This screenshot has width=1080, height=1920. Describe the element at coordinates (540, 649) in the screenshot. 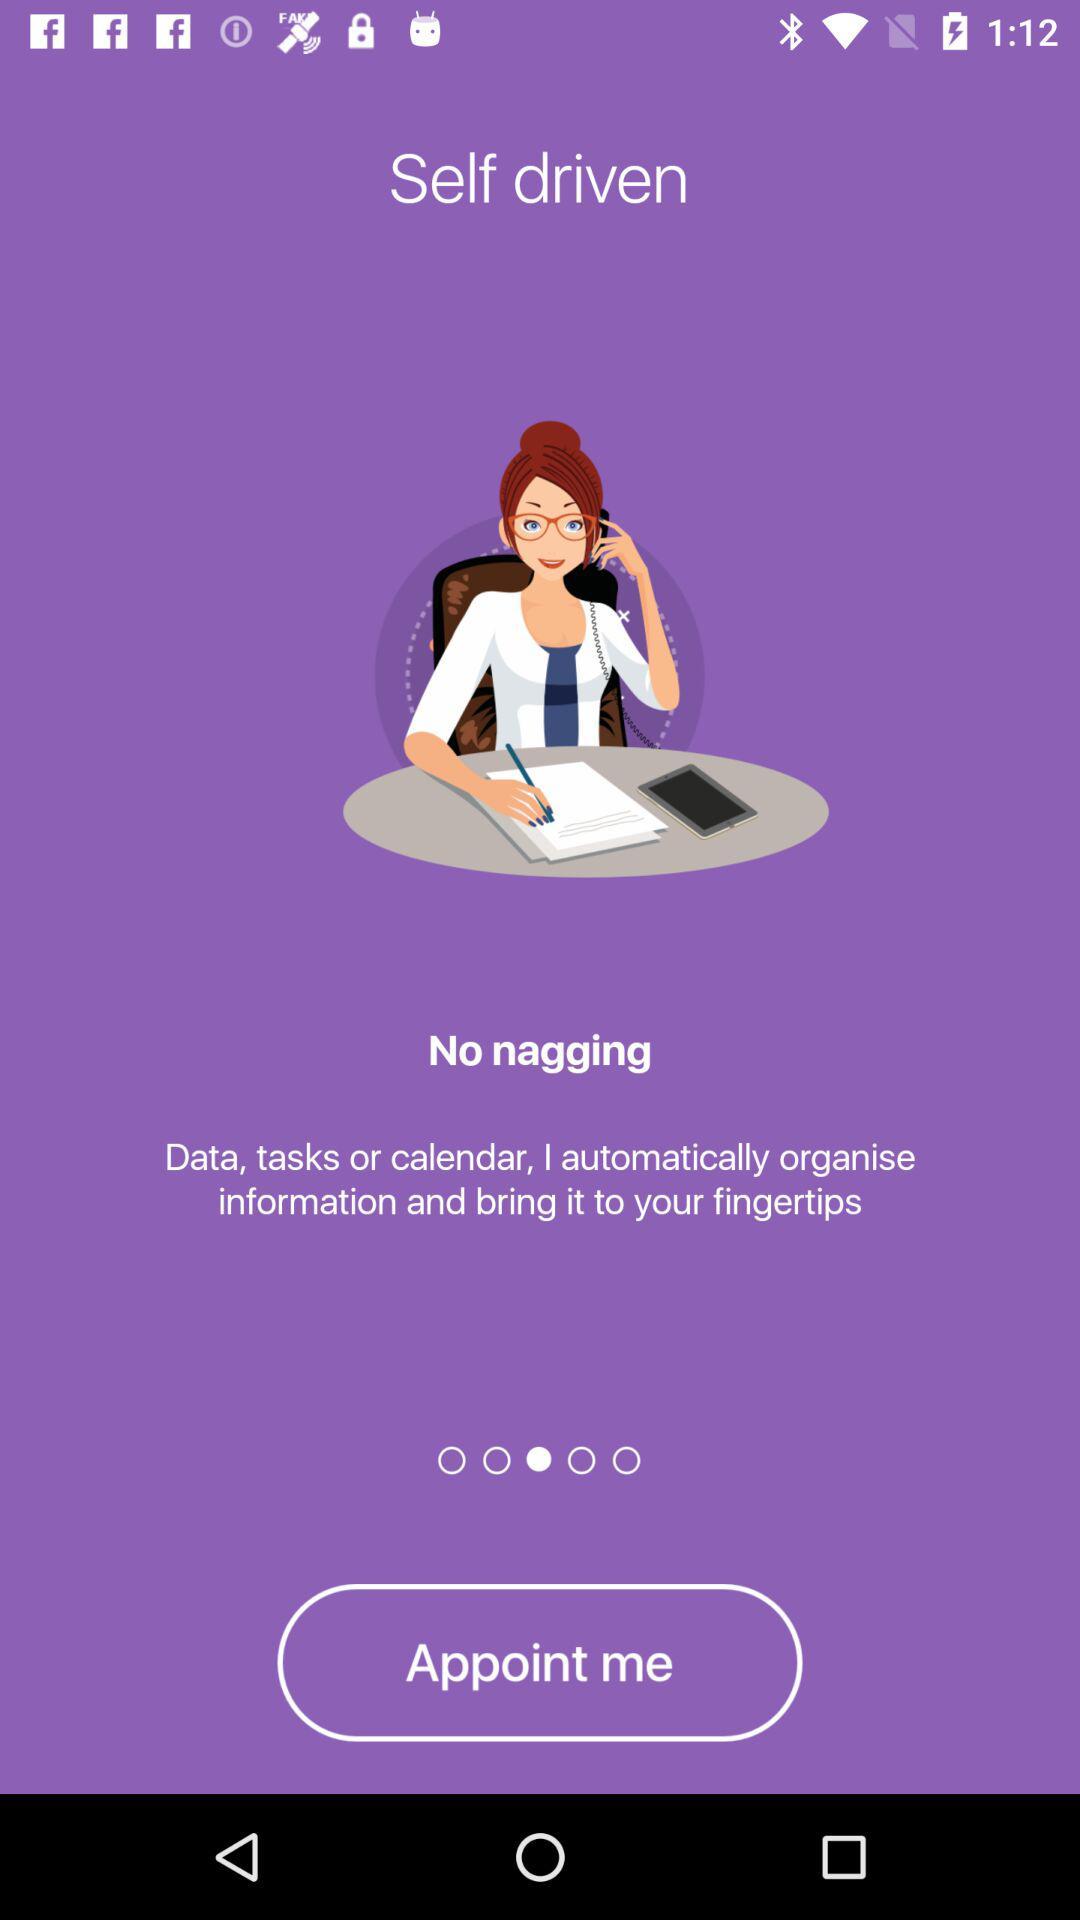

I see `the image` at that location.